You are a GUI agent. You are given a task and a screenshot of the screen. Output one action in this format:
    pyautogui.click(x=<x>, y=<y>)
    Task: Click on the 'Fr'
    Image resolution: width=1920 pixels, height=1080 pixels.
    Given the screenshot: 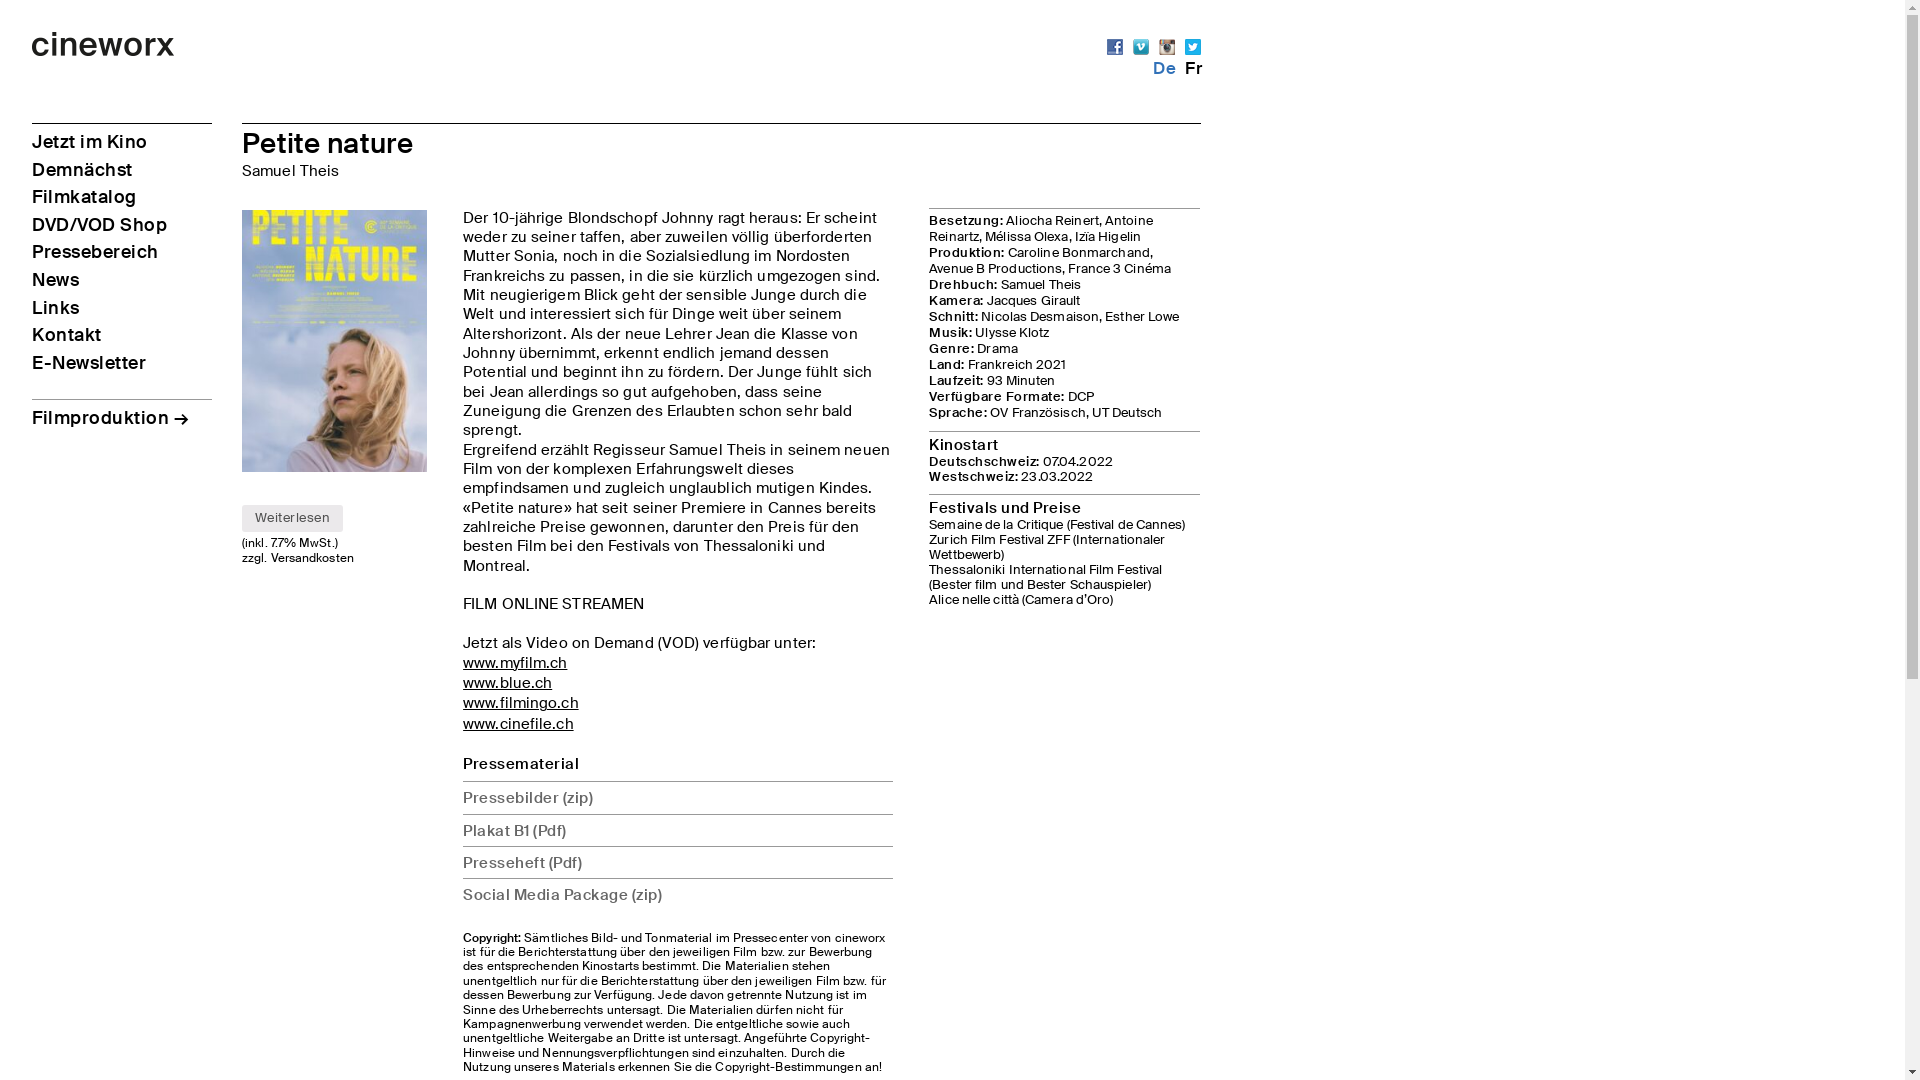 What is the action you would take?
    pyautogui.click(x=1185, y=67)
    